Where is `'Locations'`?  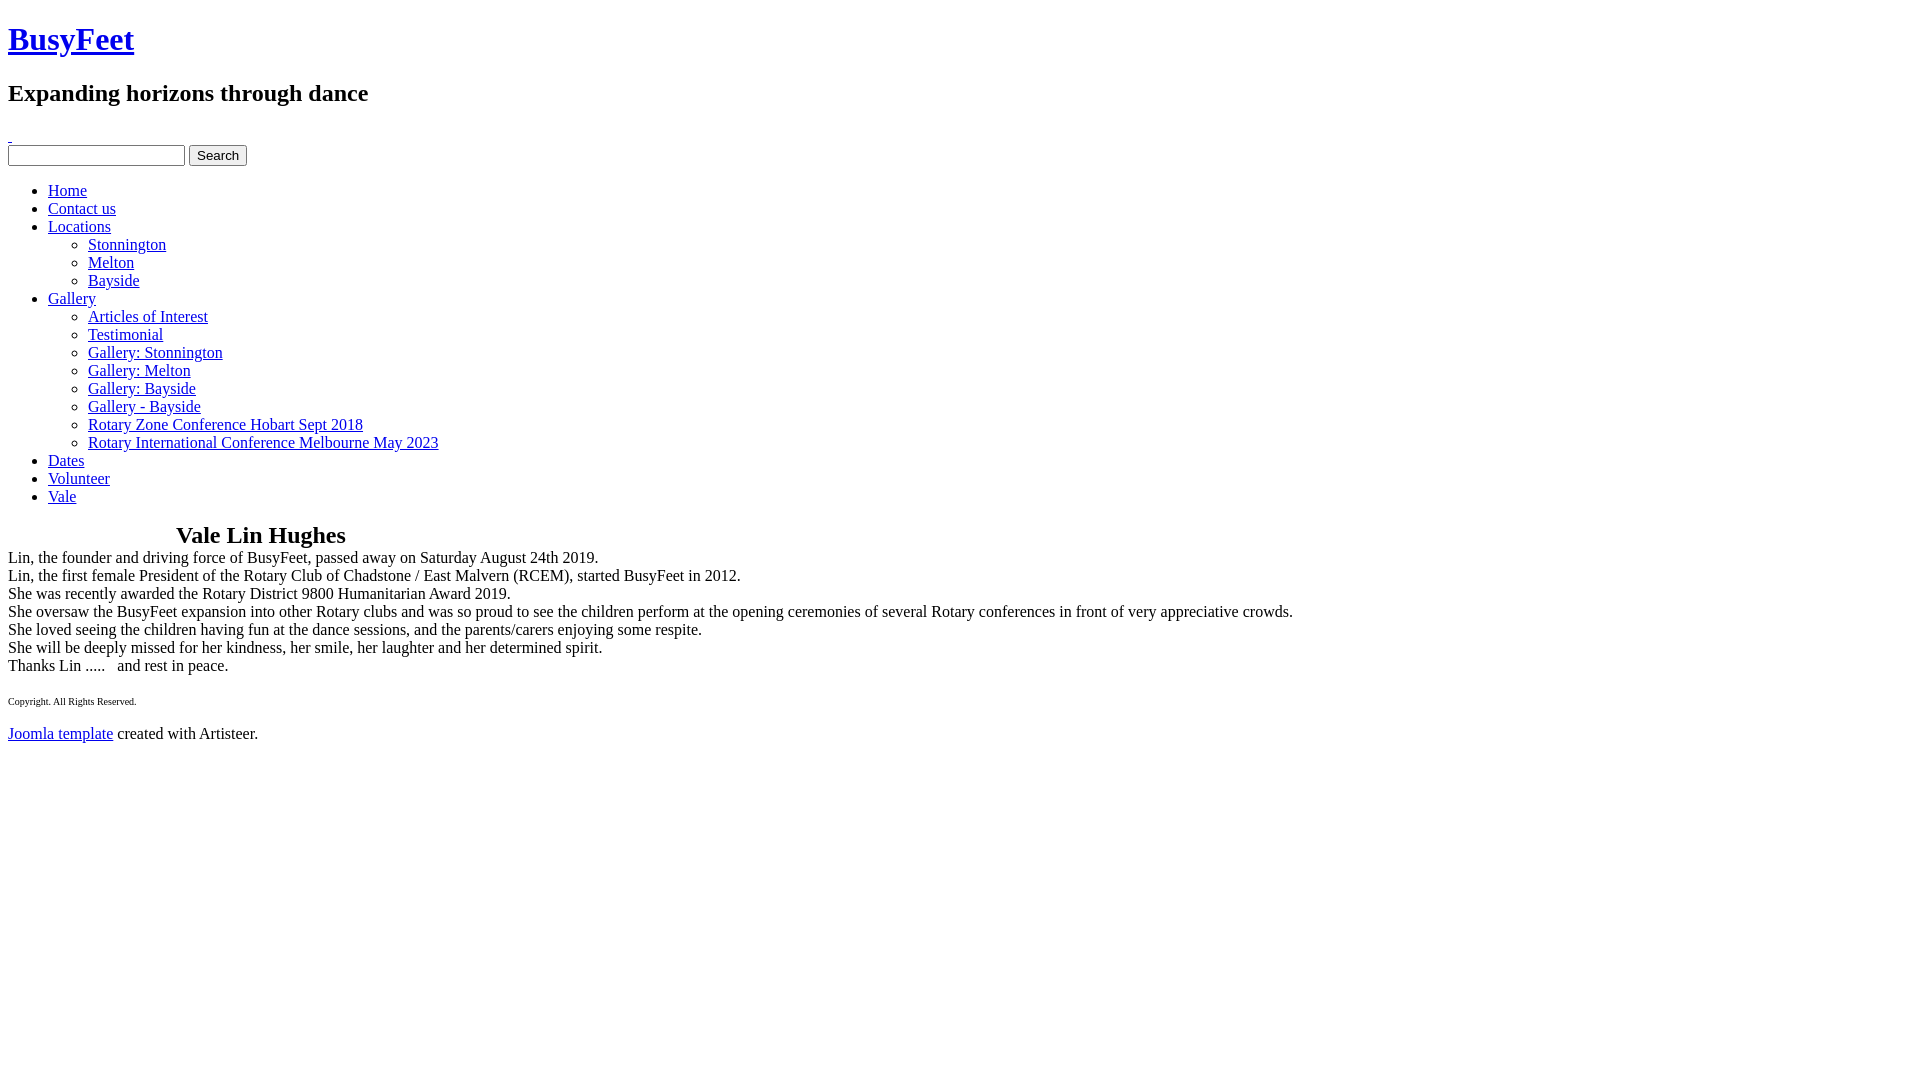 'Locations' is located at coordinates (48, 225).